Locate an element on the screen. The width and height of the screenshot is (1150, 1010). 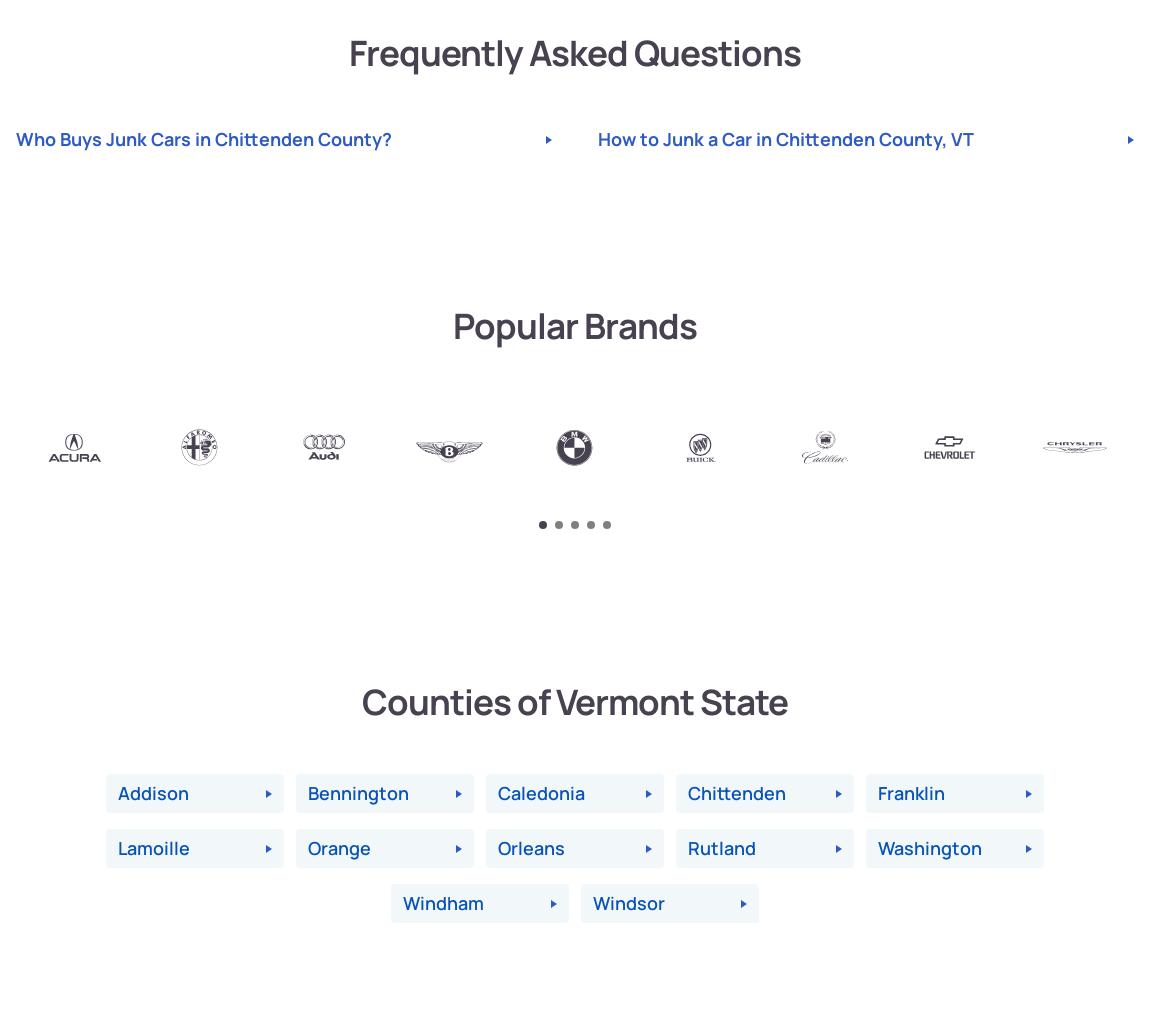
'Caledonia' is located at coordinates (541, 792).